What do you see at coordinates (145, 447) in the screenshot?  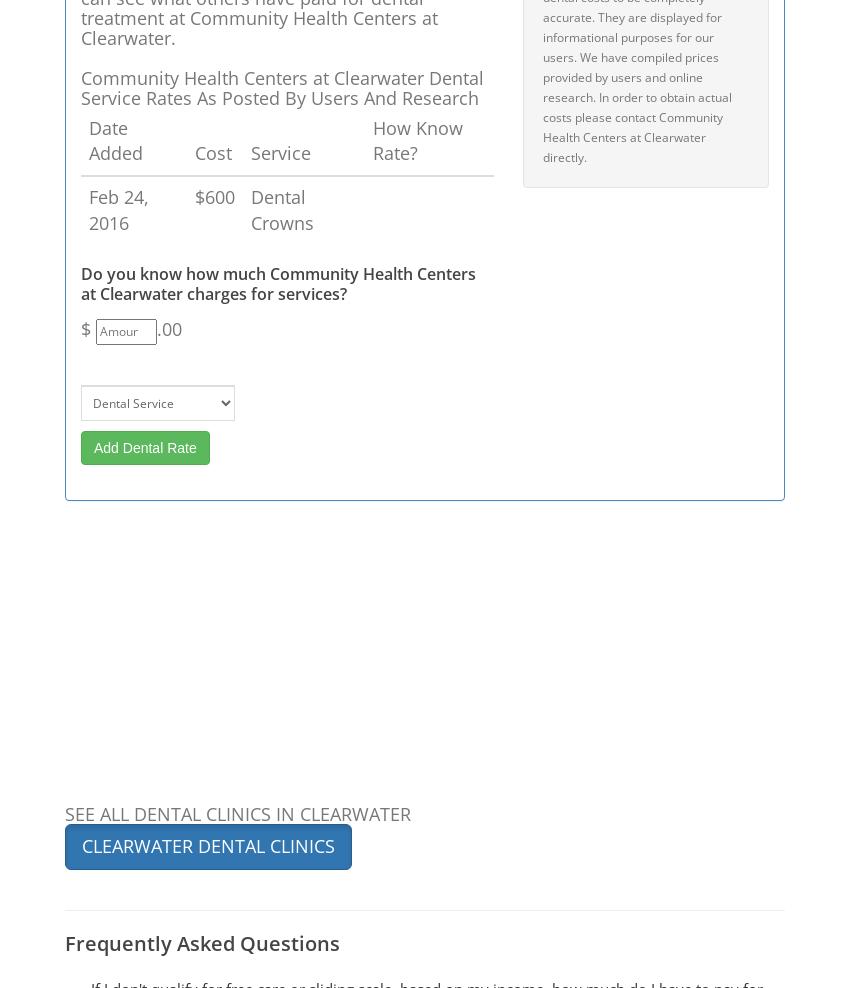 I see `'Add Dental Rate'` at bounding box center [145, 447].